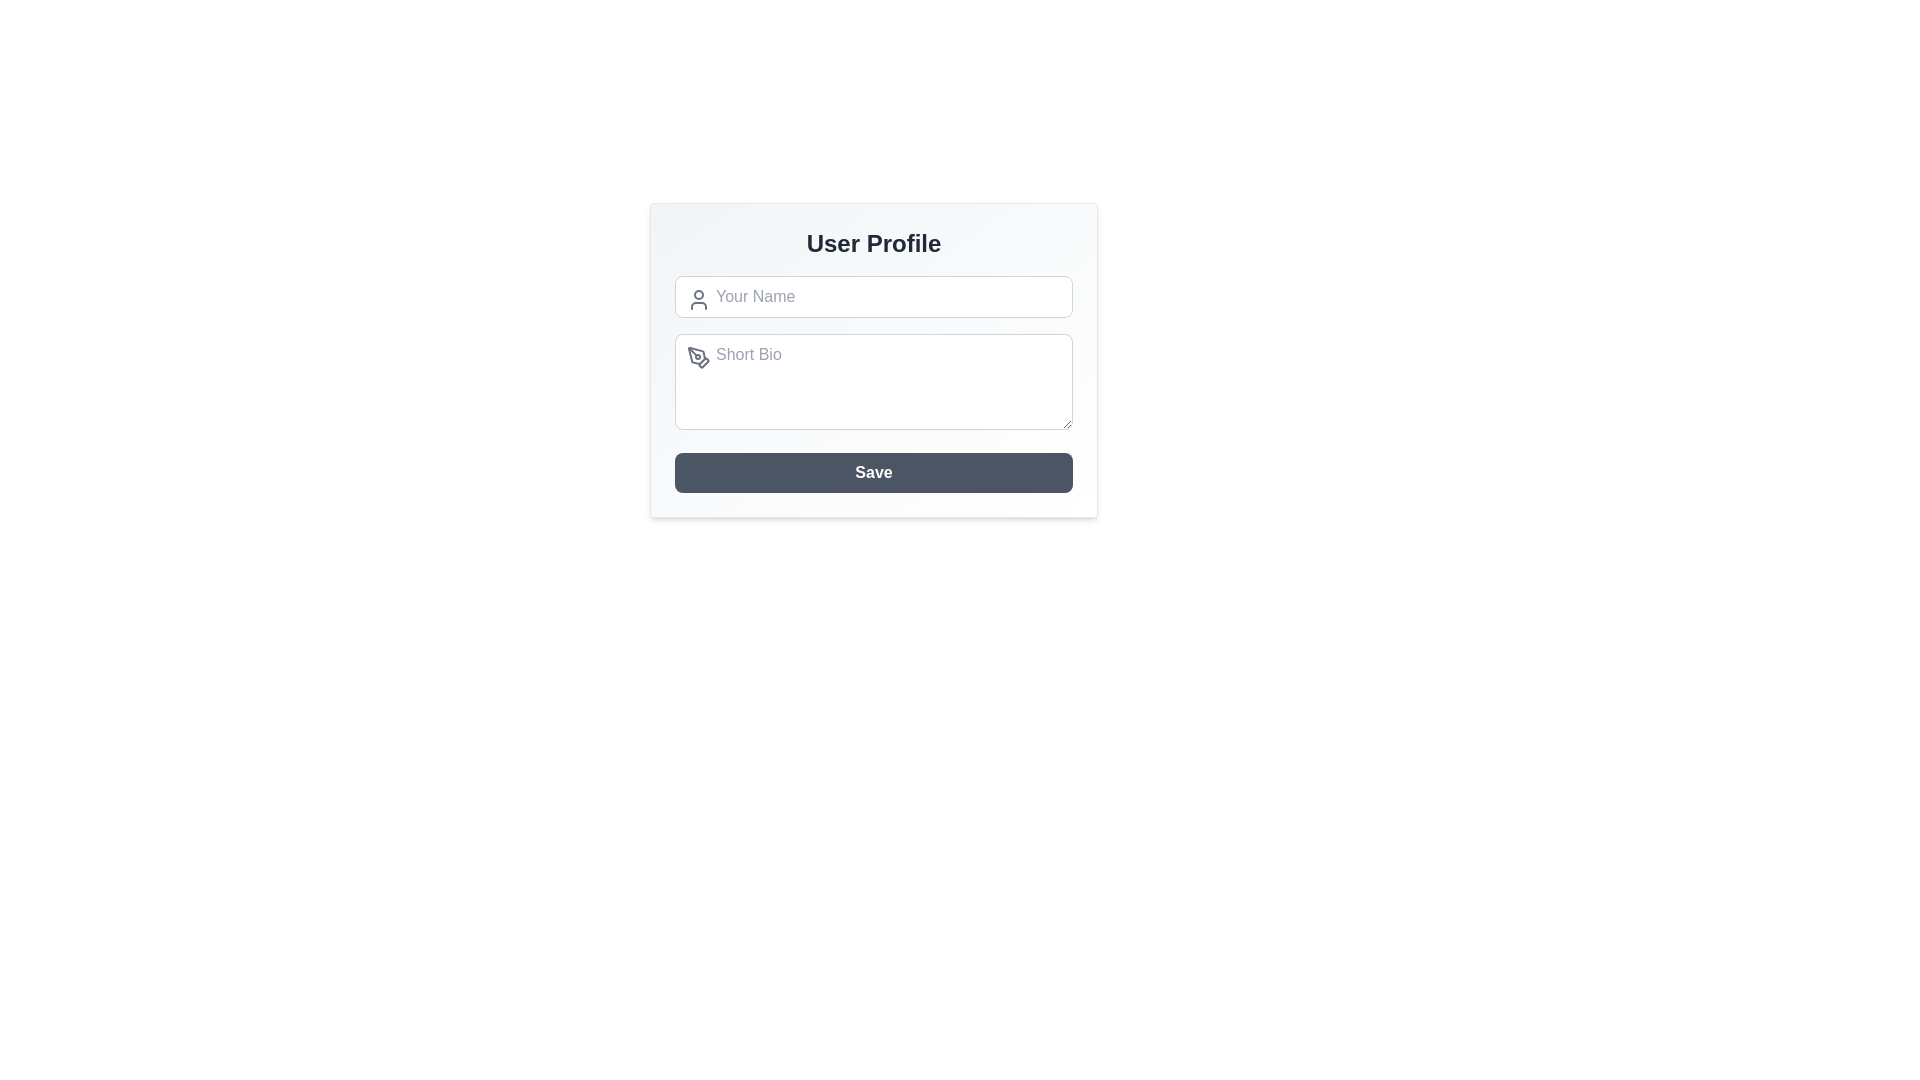 This screenshot has width=1920, height=1080. What do you see at coordinates (699, 357) in the screenshot?
I see `the pen icon element, which is styled in a minimalist design with rounded edges and a gray color, located to the left of the 'Short Bio' input field in the 'User Profile' interface` at bounding box center [699, 357].